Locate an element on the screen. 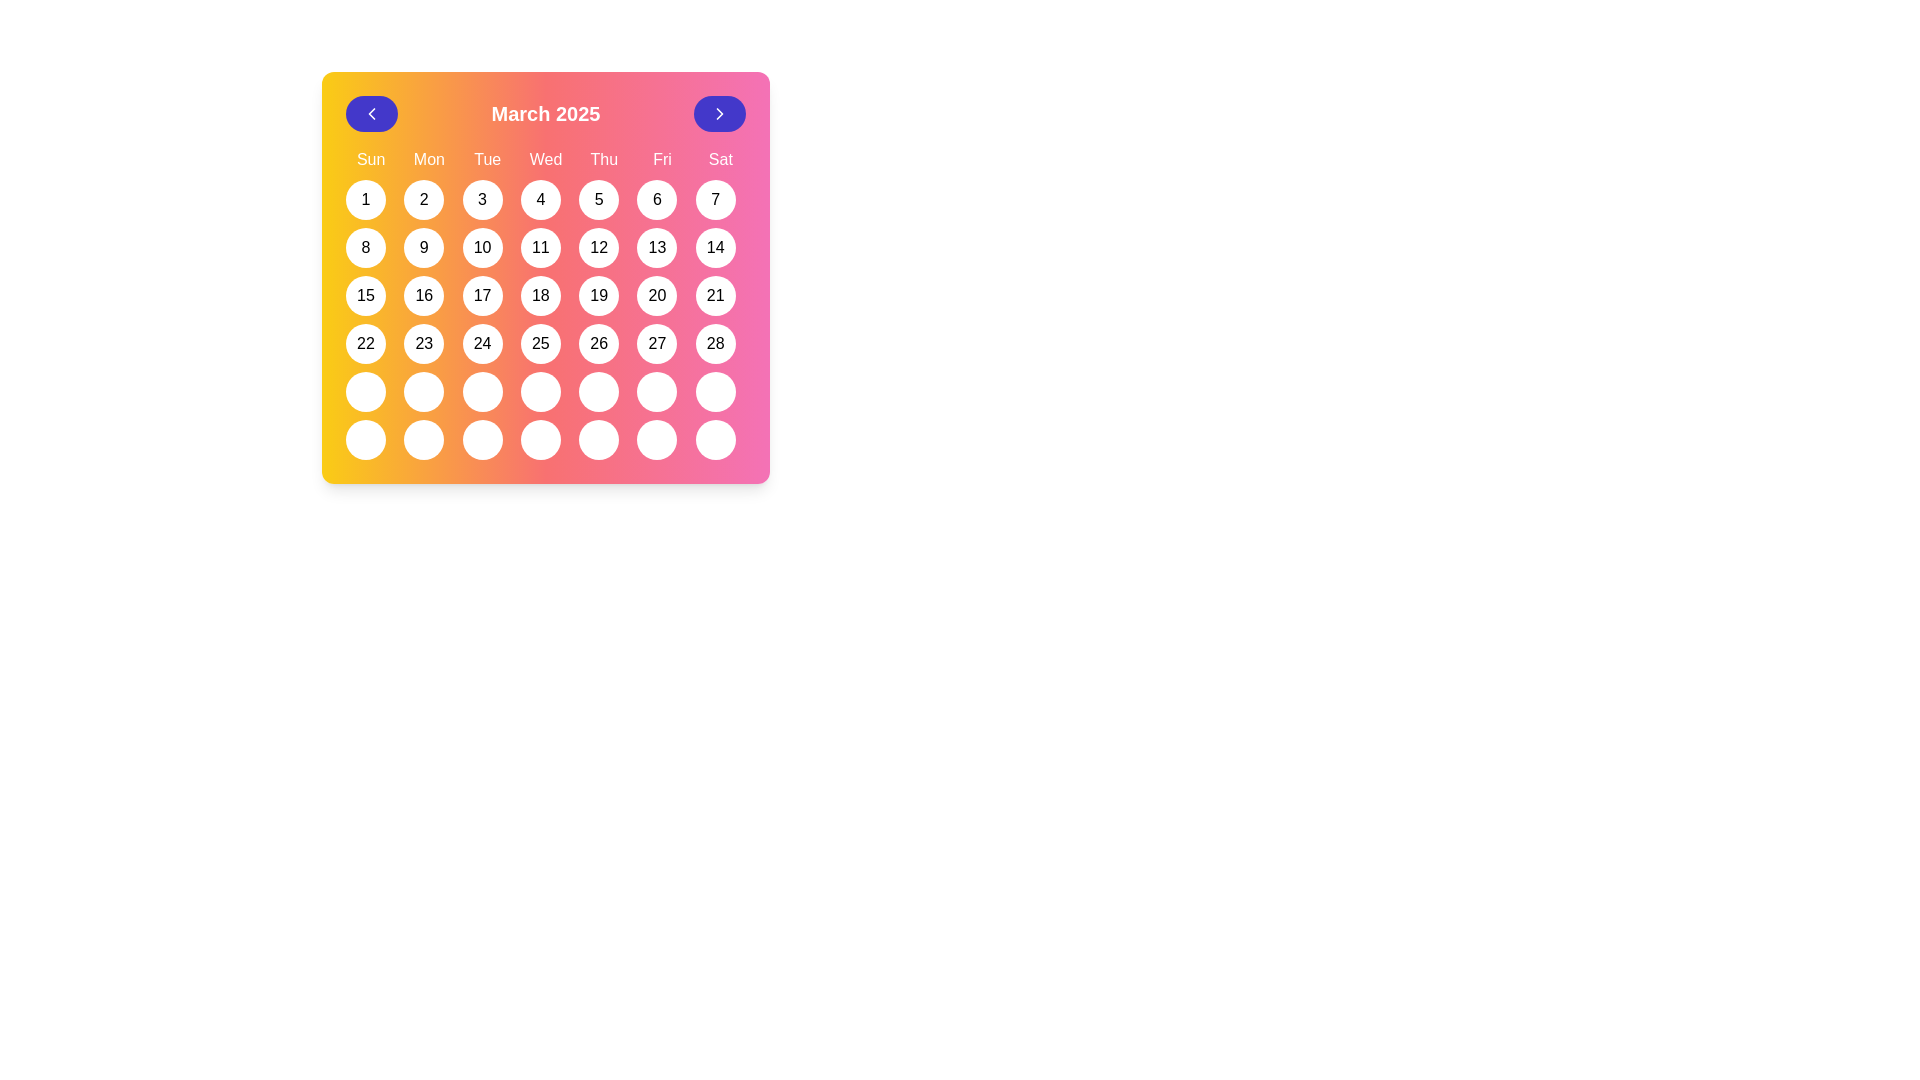 The height and width of the screenshot is (1080, 1920). the selectable date button for the date '13' in the calendar interface, located in the fifth column and second row under the 'Fri' header is located at coordinates (657, 246).